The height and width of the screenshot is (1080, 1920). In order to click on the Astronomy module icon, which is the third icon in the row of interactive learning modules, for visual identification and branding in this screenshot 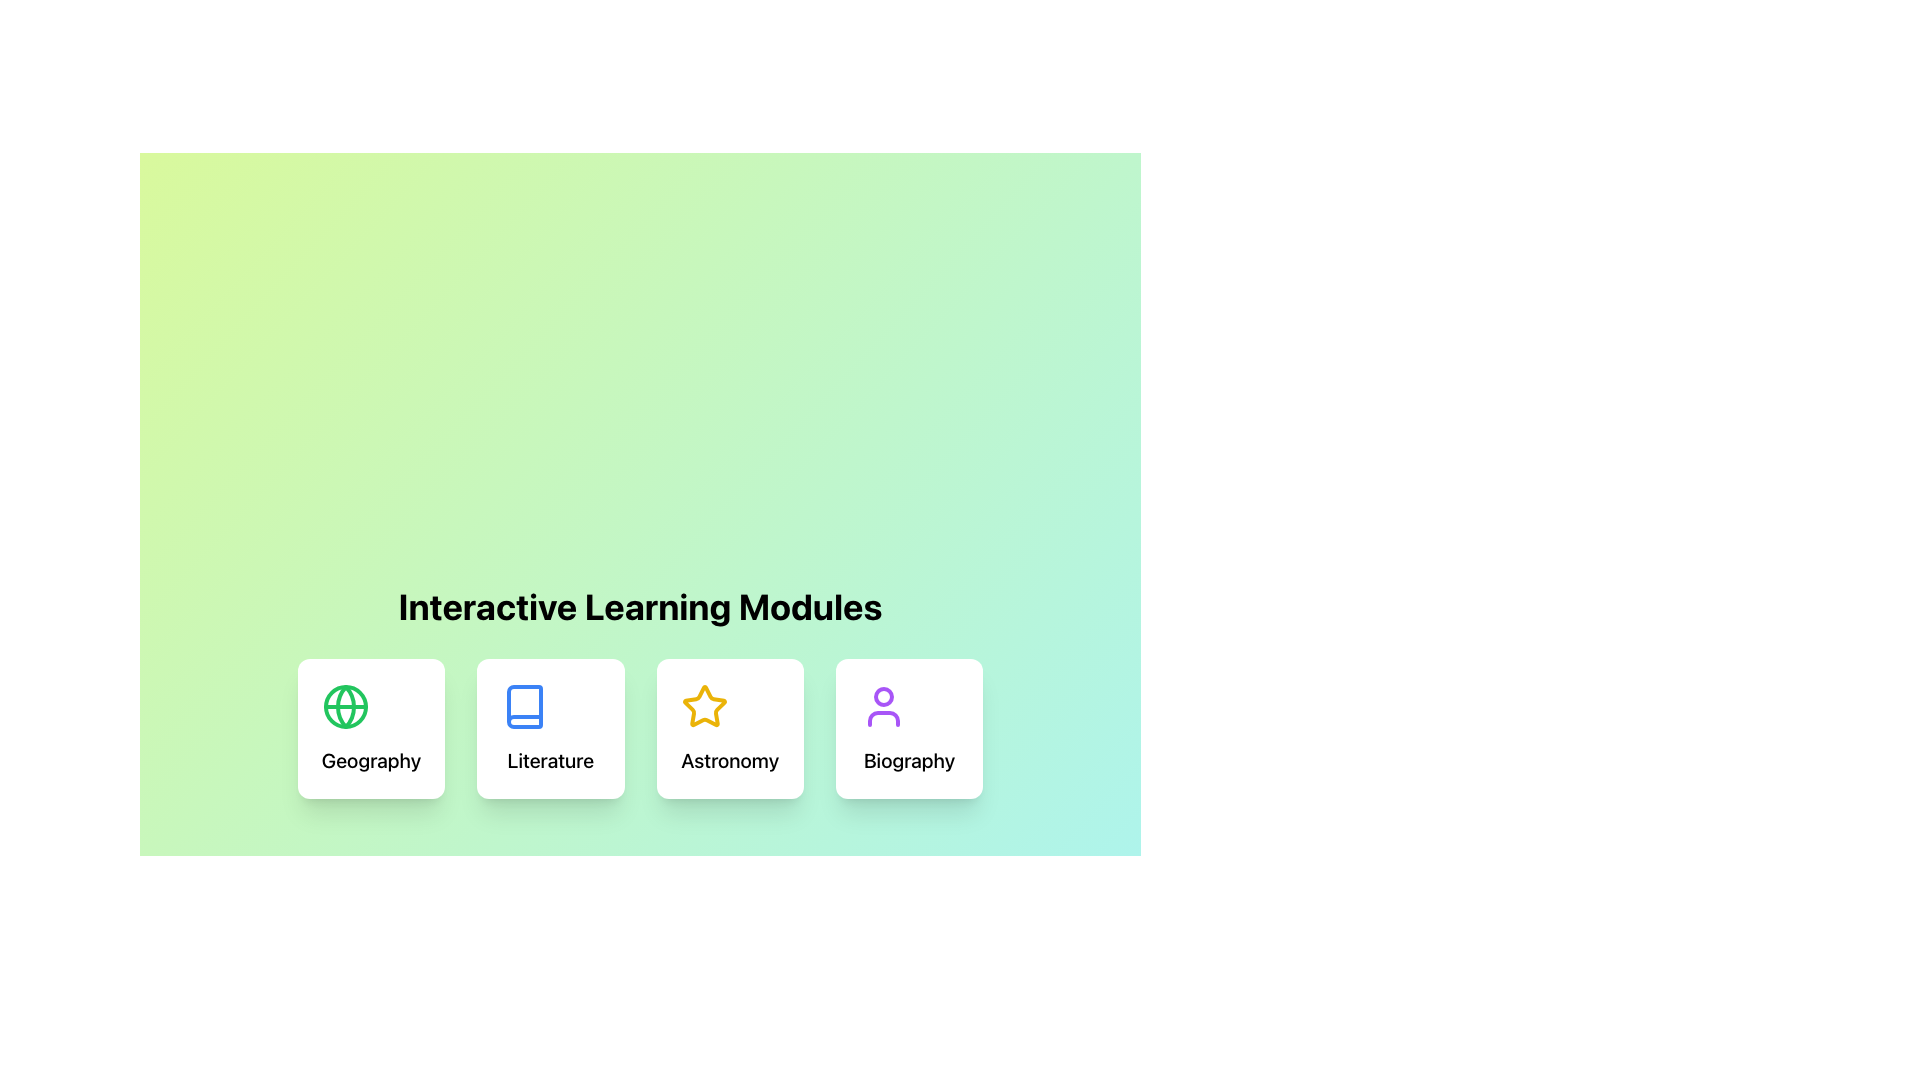, I will do `click(704, 705)`.